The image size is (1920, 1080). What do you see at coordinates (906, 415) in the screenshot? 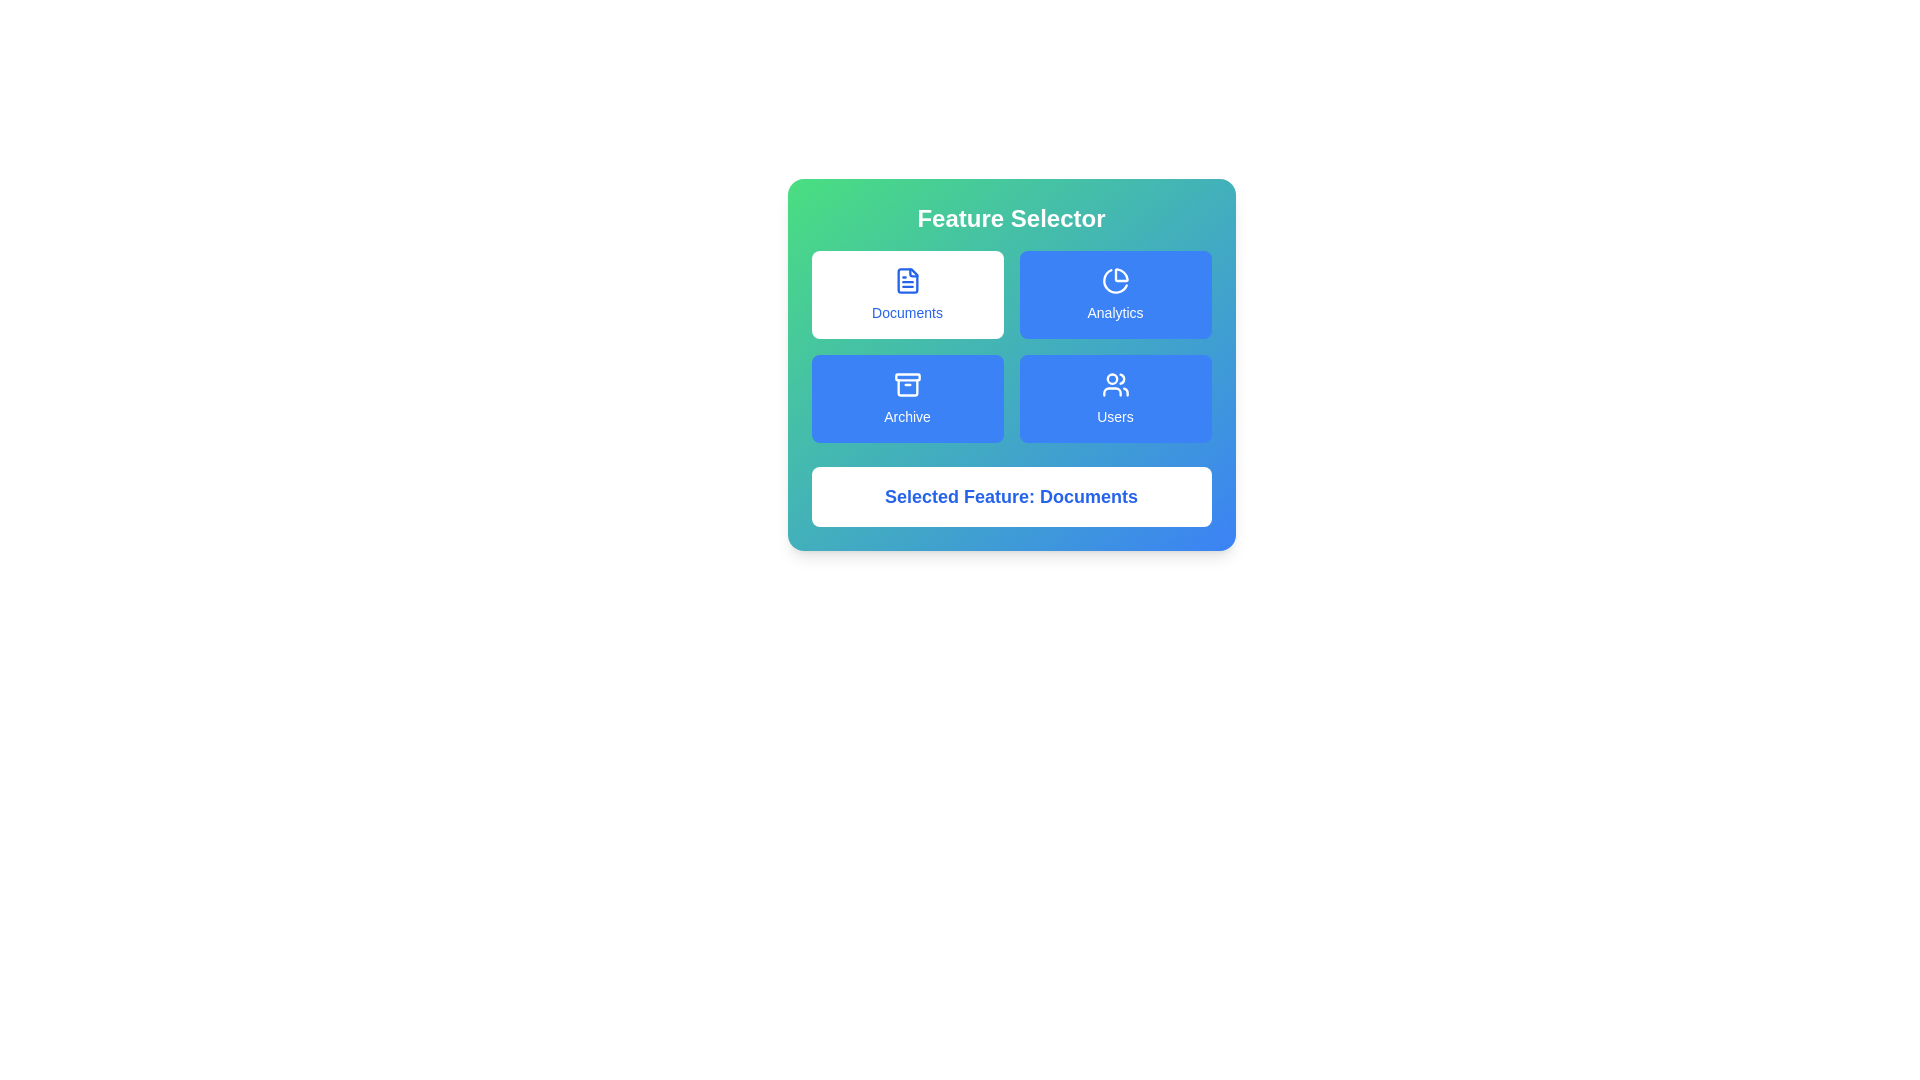
I see `the 'Archive' text label, which is styled with a small font size and medium weight, located within the bottom left button of the feature selector interface` at bounding box center [906, 415].